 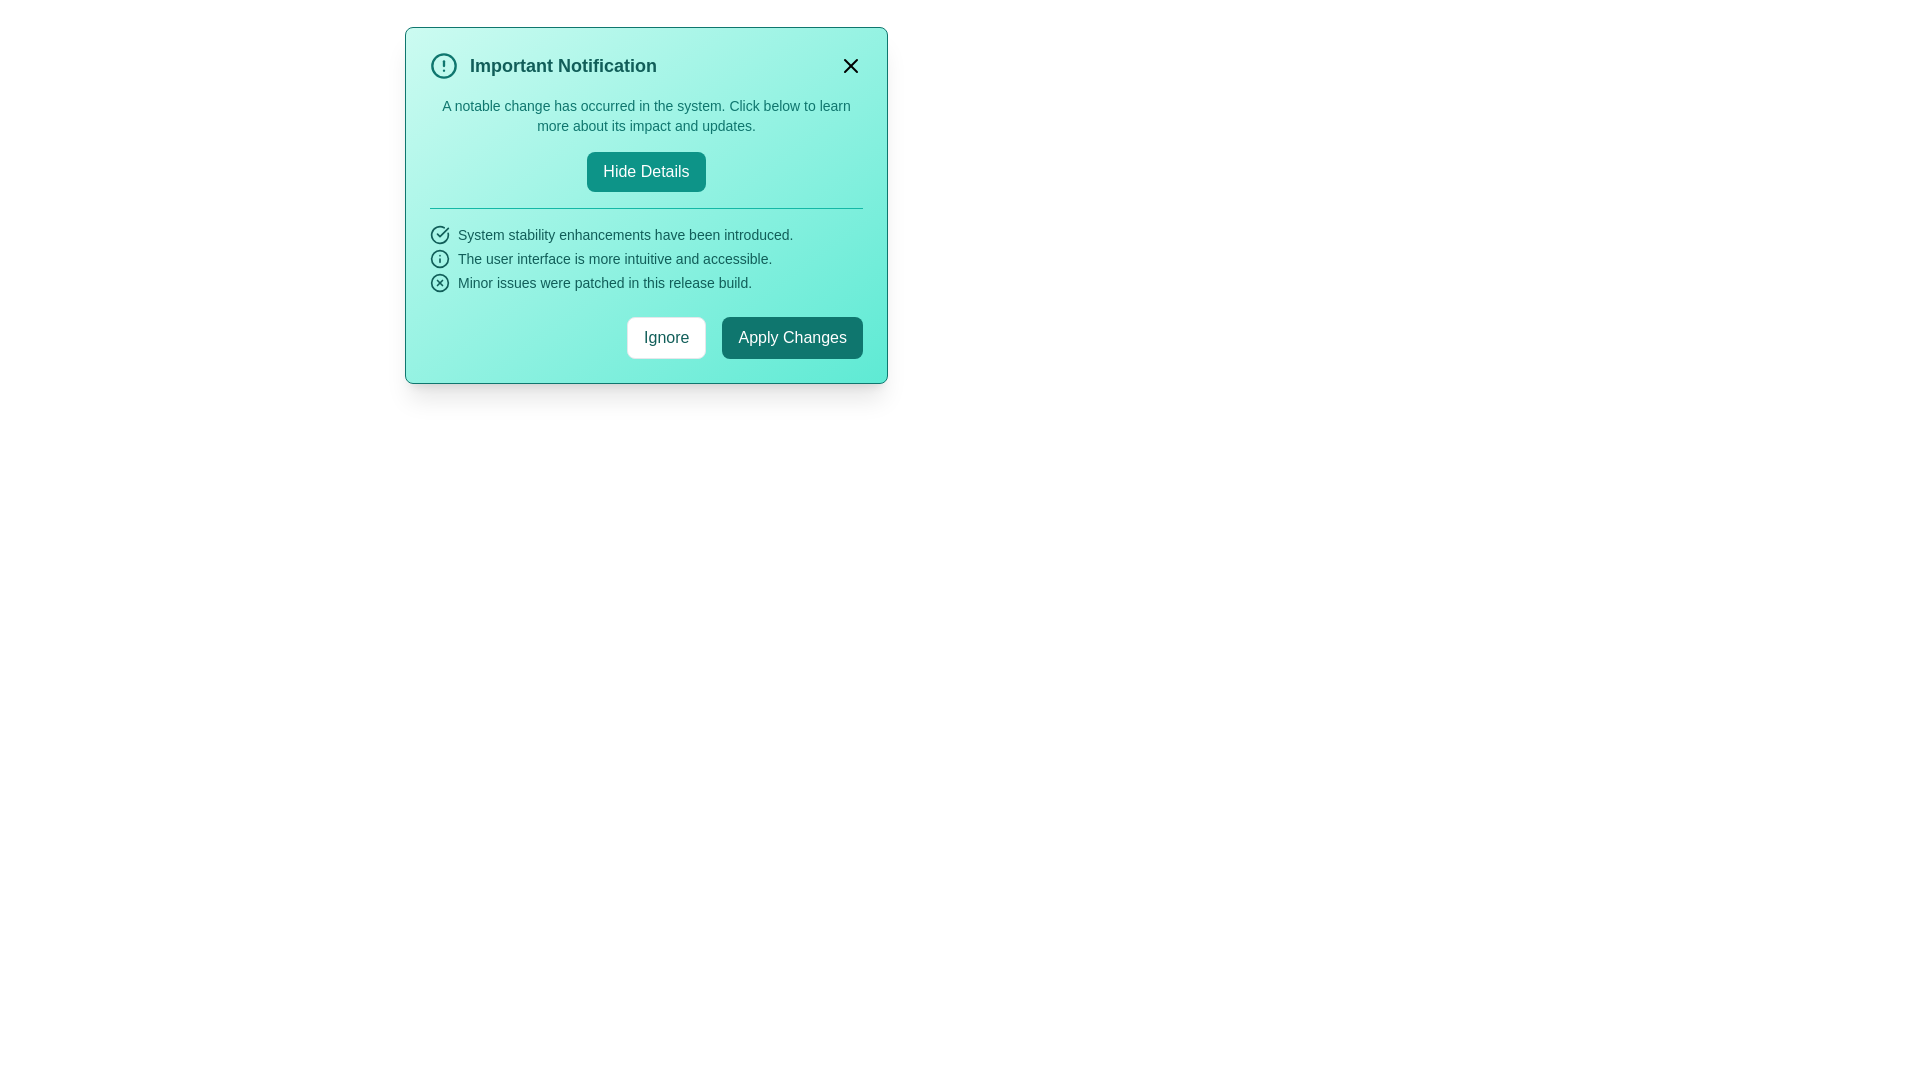 I want to click on the informative text block styled in teal located below the 'Important Notification' title, so click(x=646, y=115).